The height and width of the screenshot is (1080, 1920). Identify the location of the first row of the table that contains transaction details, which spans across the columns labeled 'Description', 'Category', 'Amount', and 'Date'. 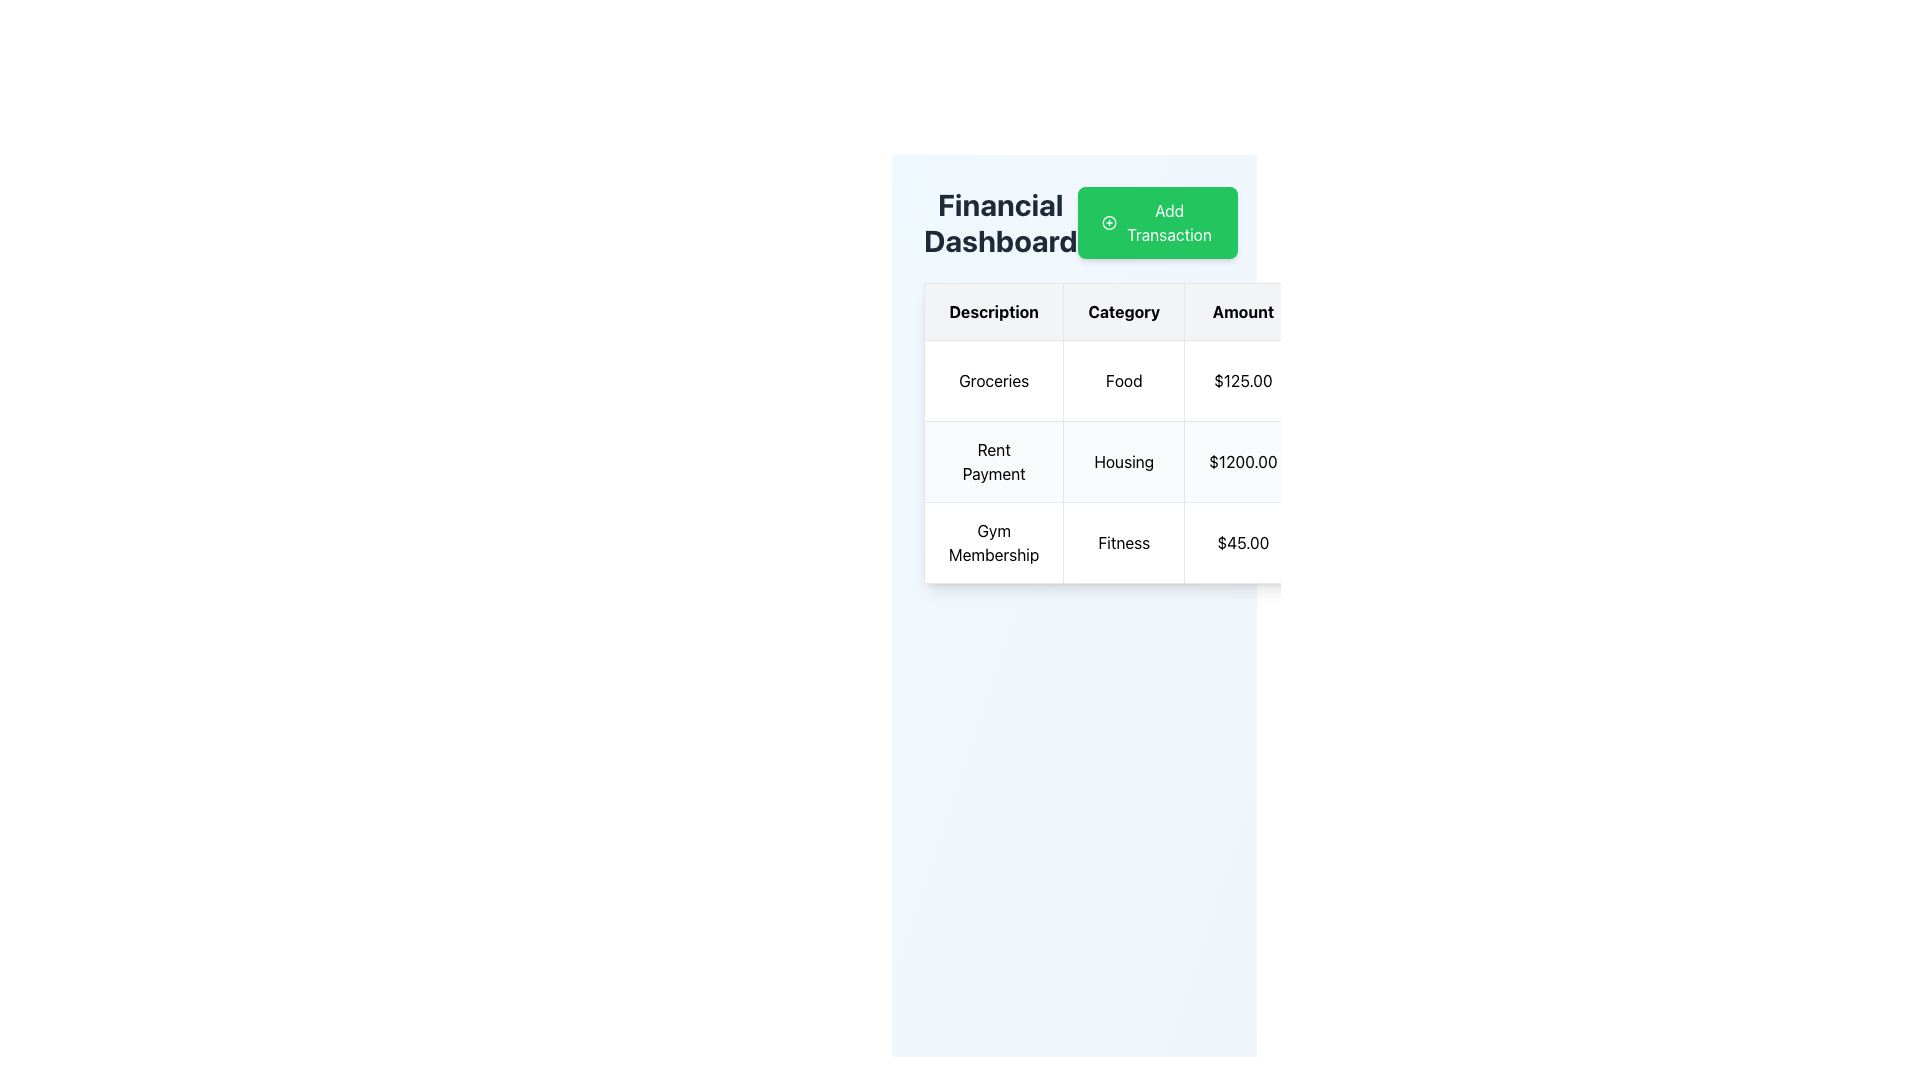
(1223, 381).